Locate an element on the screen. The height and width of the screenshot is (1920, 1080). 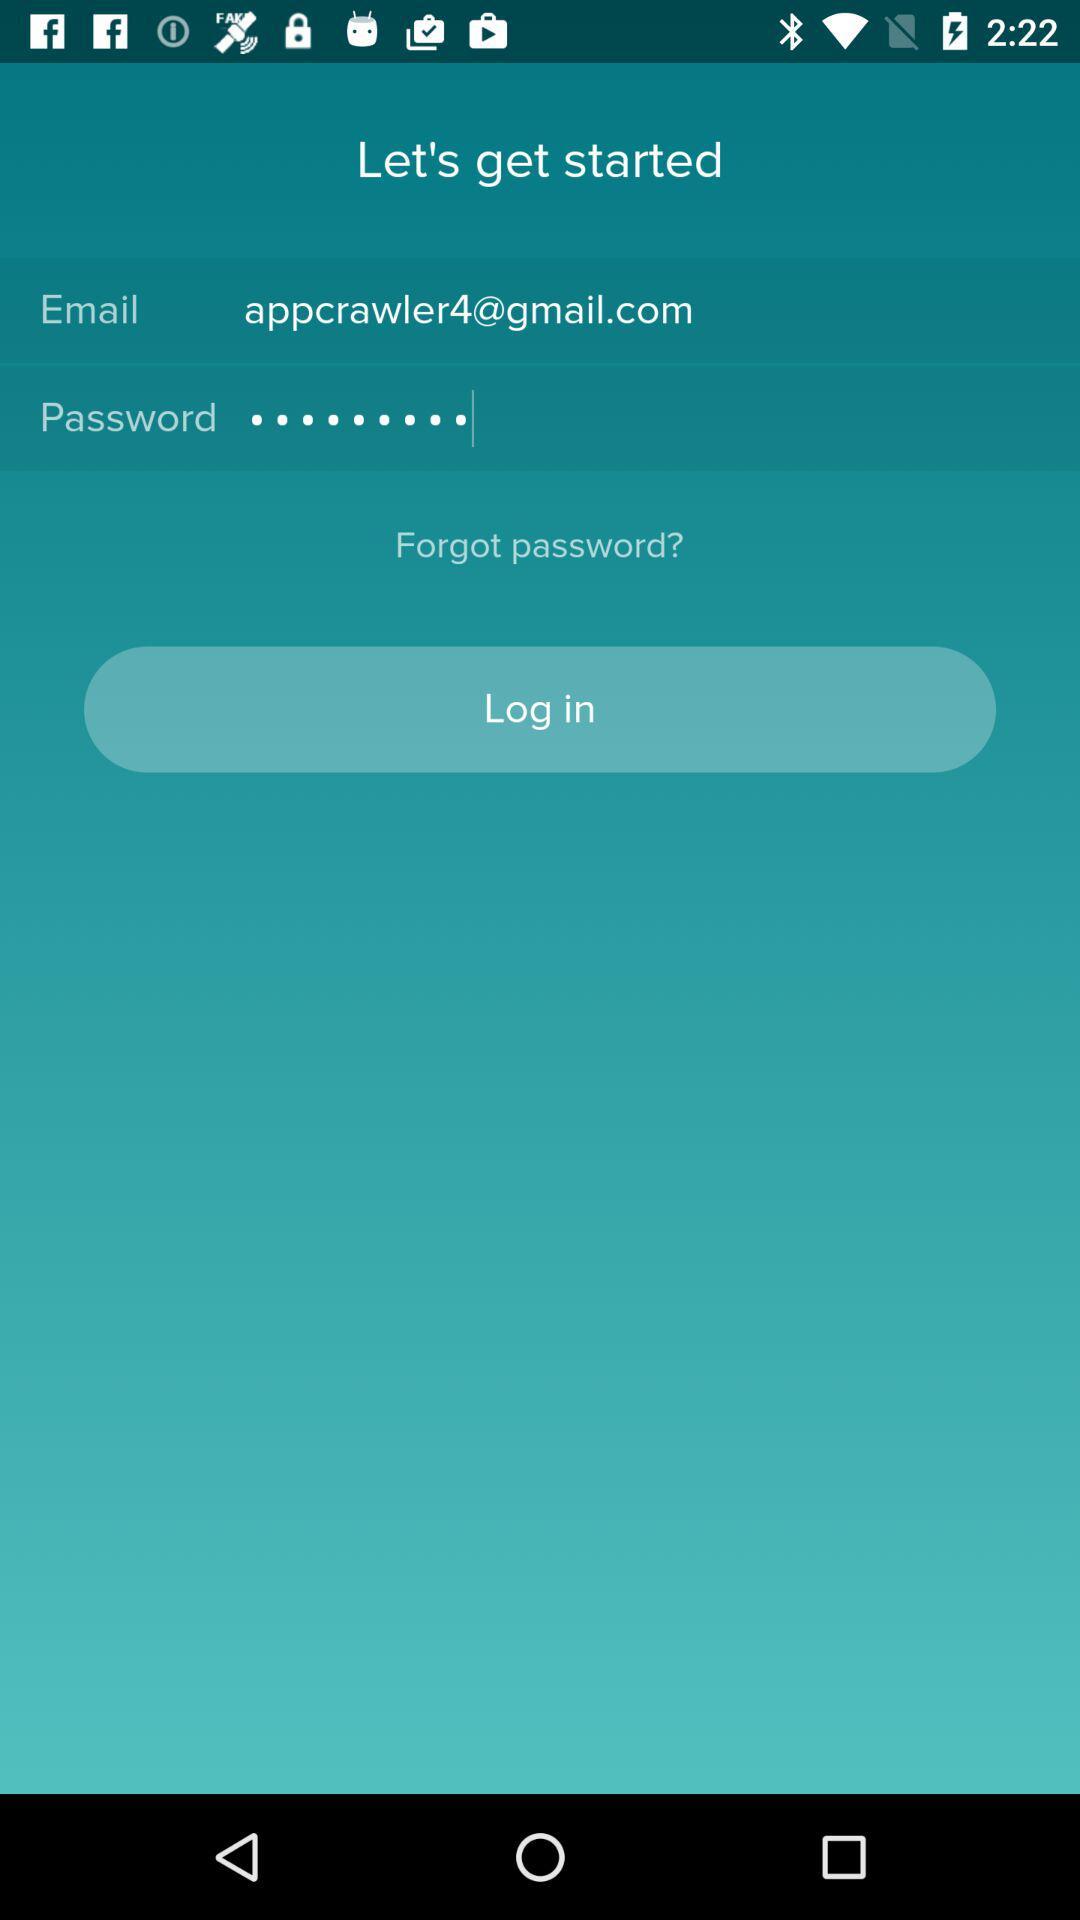
icon below the appcrawler4@gmail.com icon is located at coordinates (641, 417).